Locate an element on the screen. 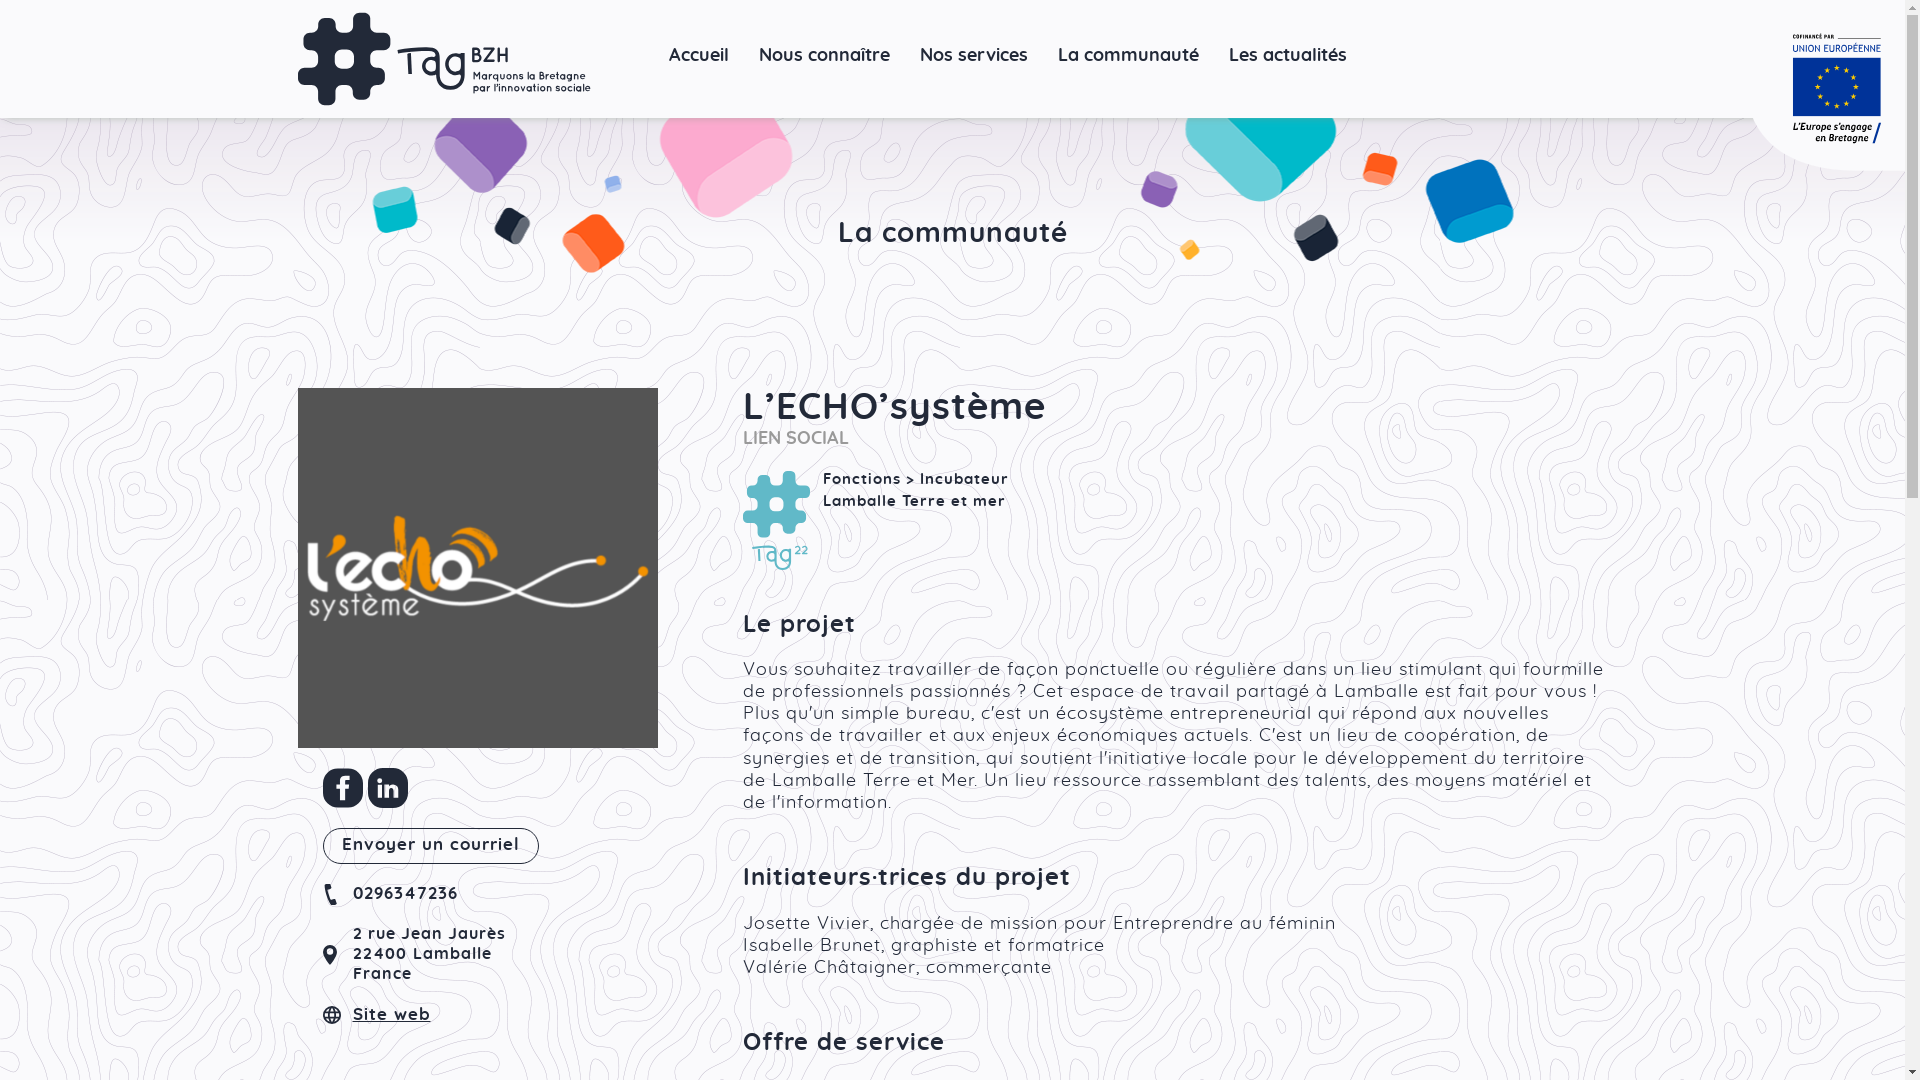  'Aller au contenu principal' is located at coordinates (0, 0).